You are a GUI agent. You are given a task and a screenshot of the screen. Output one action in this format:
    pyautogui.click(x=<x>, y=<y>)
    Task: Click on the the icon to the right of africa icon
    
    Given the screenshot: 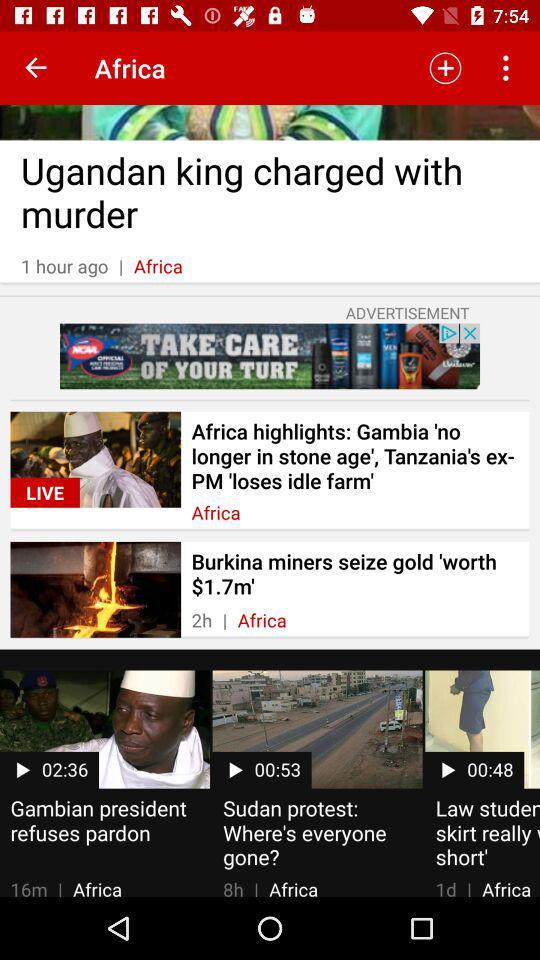 What is the action you would take?
    pyautogui.click(x=445, y=68)
    